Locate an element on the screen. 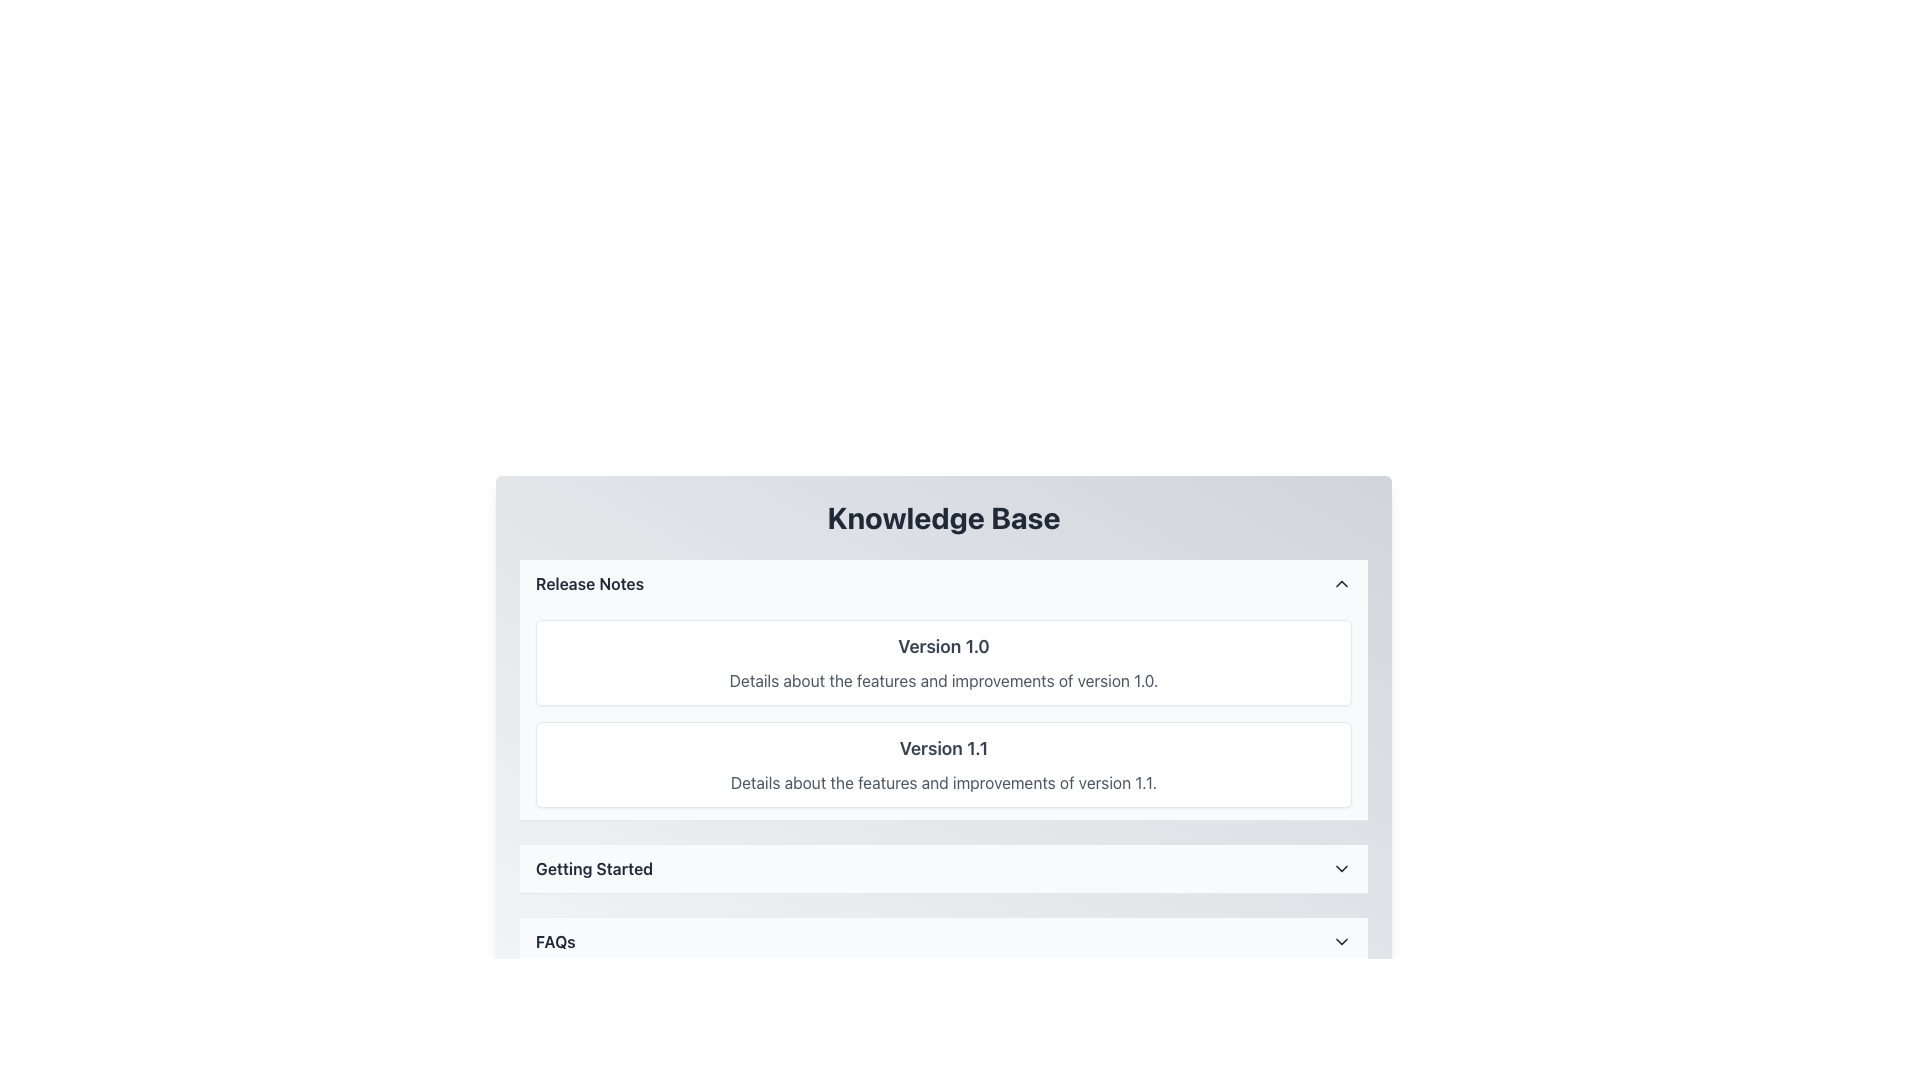 Image resolution: width=1920 pixels, height=1080 pixels. the Information panel located under the 'Knowledge Base' header, between the 'Getting Started' and 'FAQs' sections, specifically for the 'Release Notes' is located at coordinates (943, 763).